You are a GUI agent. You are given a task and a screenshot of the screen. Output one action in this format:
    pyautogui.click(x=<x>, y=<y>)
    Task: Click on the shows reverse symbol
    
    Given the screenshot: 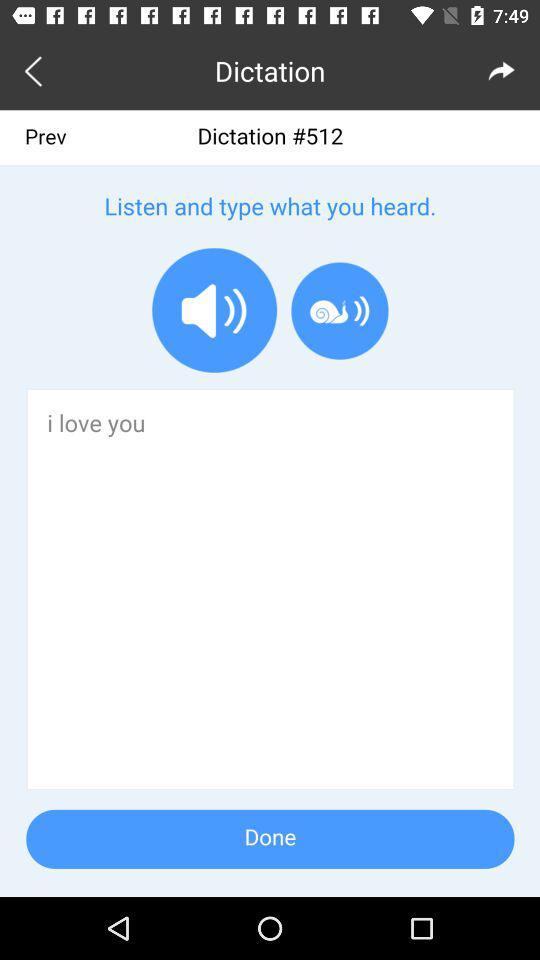 What is the action you would take?
    pyautogui.click(x=37, y=70)
    